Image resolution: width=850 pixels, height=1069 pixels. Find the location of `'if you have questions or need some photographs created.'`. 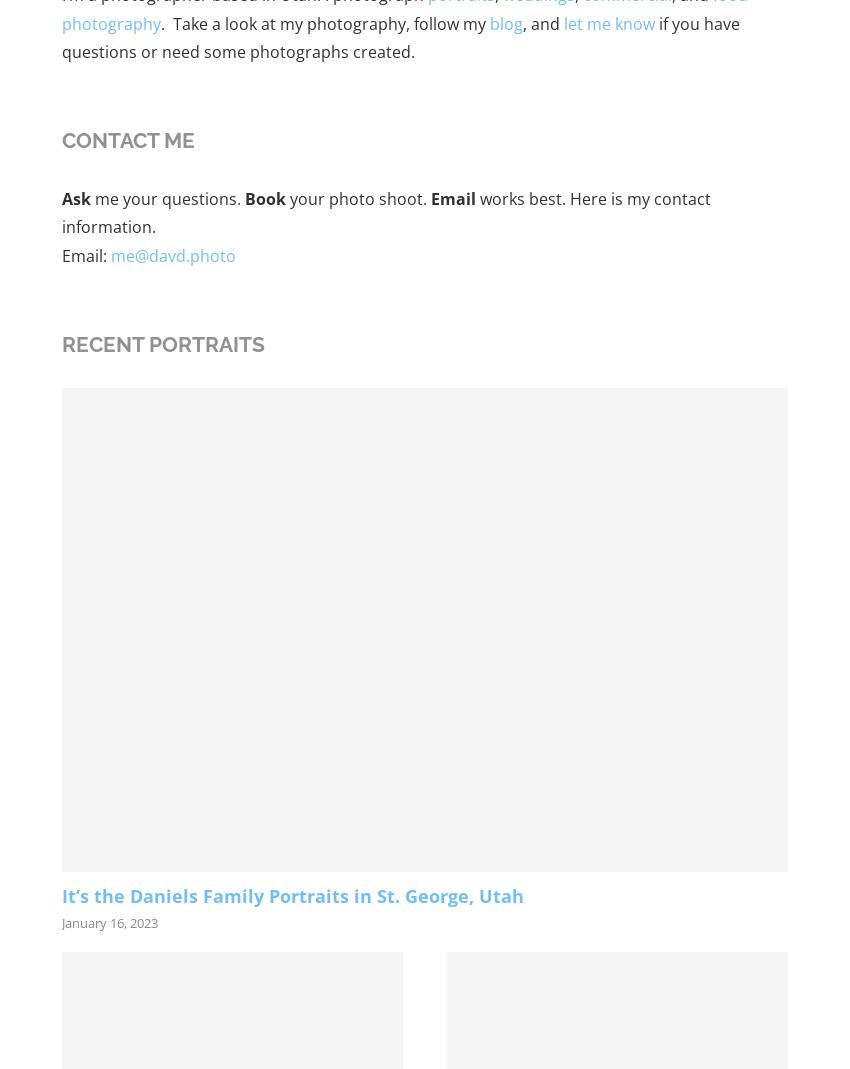

'if you have questions or need some photographs created.' is located at coordinates (401, 36).